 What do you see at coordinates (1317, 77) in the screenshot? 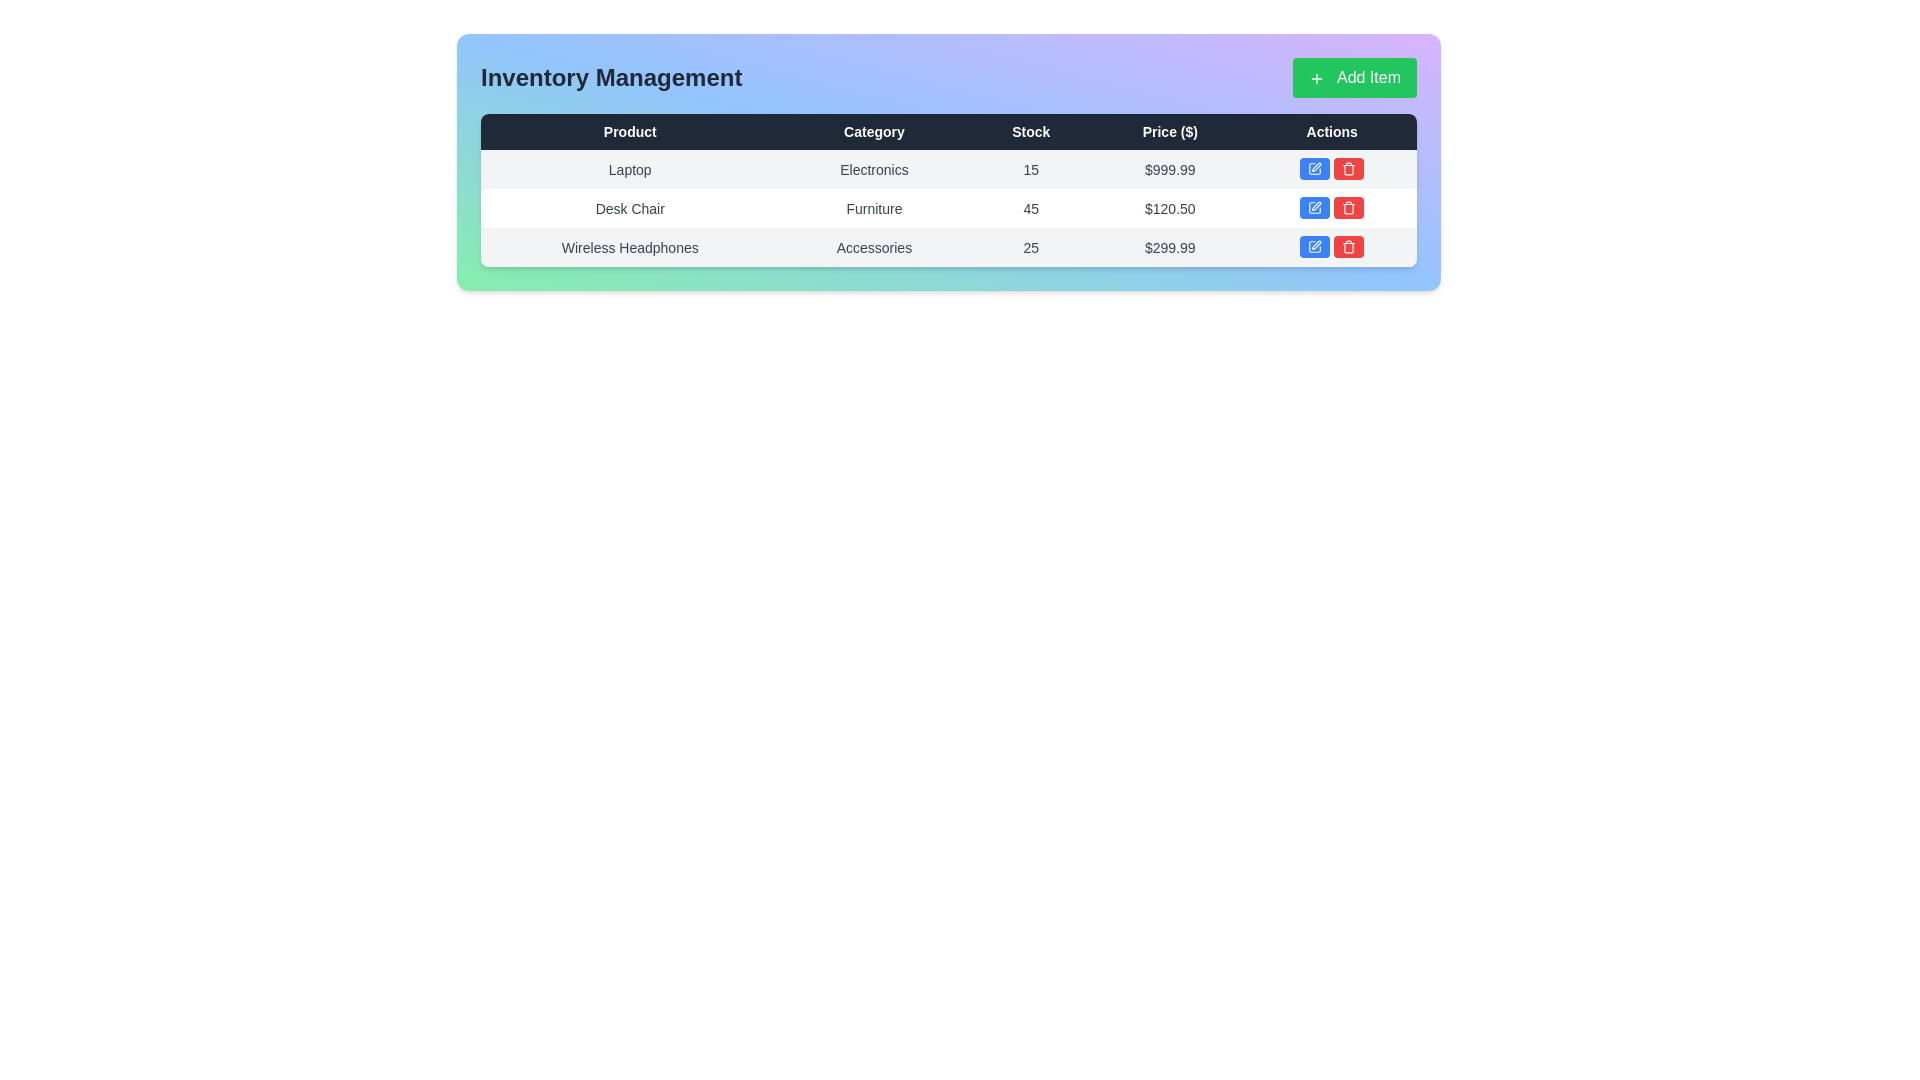
I see `the plus sign icon located inside the 'Add Item' button at the top-right corner of the application interface` at bounding box center [1317, 77].